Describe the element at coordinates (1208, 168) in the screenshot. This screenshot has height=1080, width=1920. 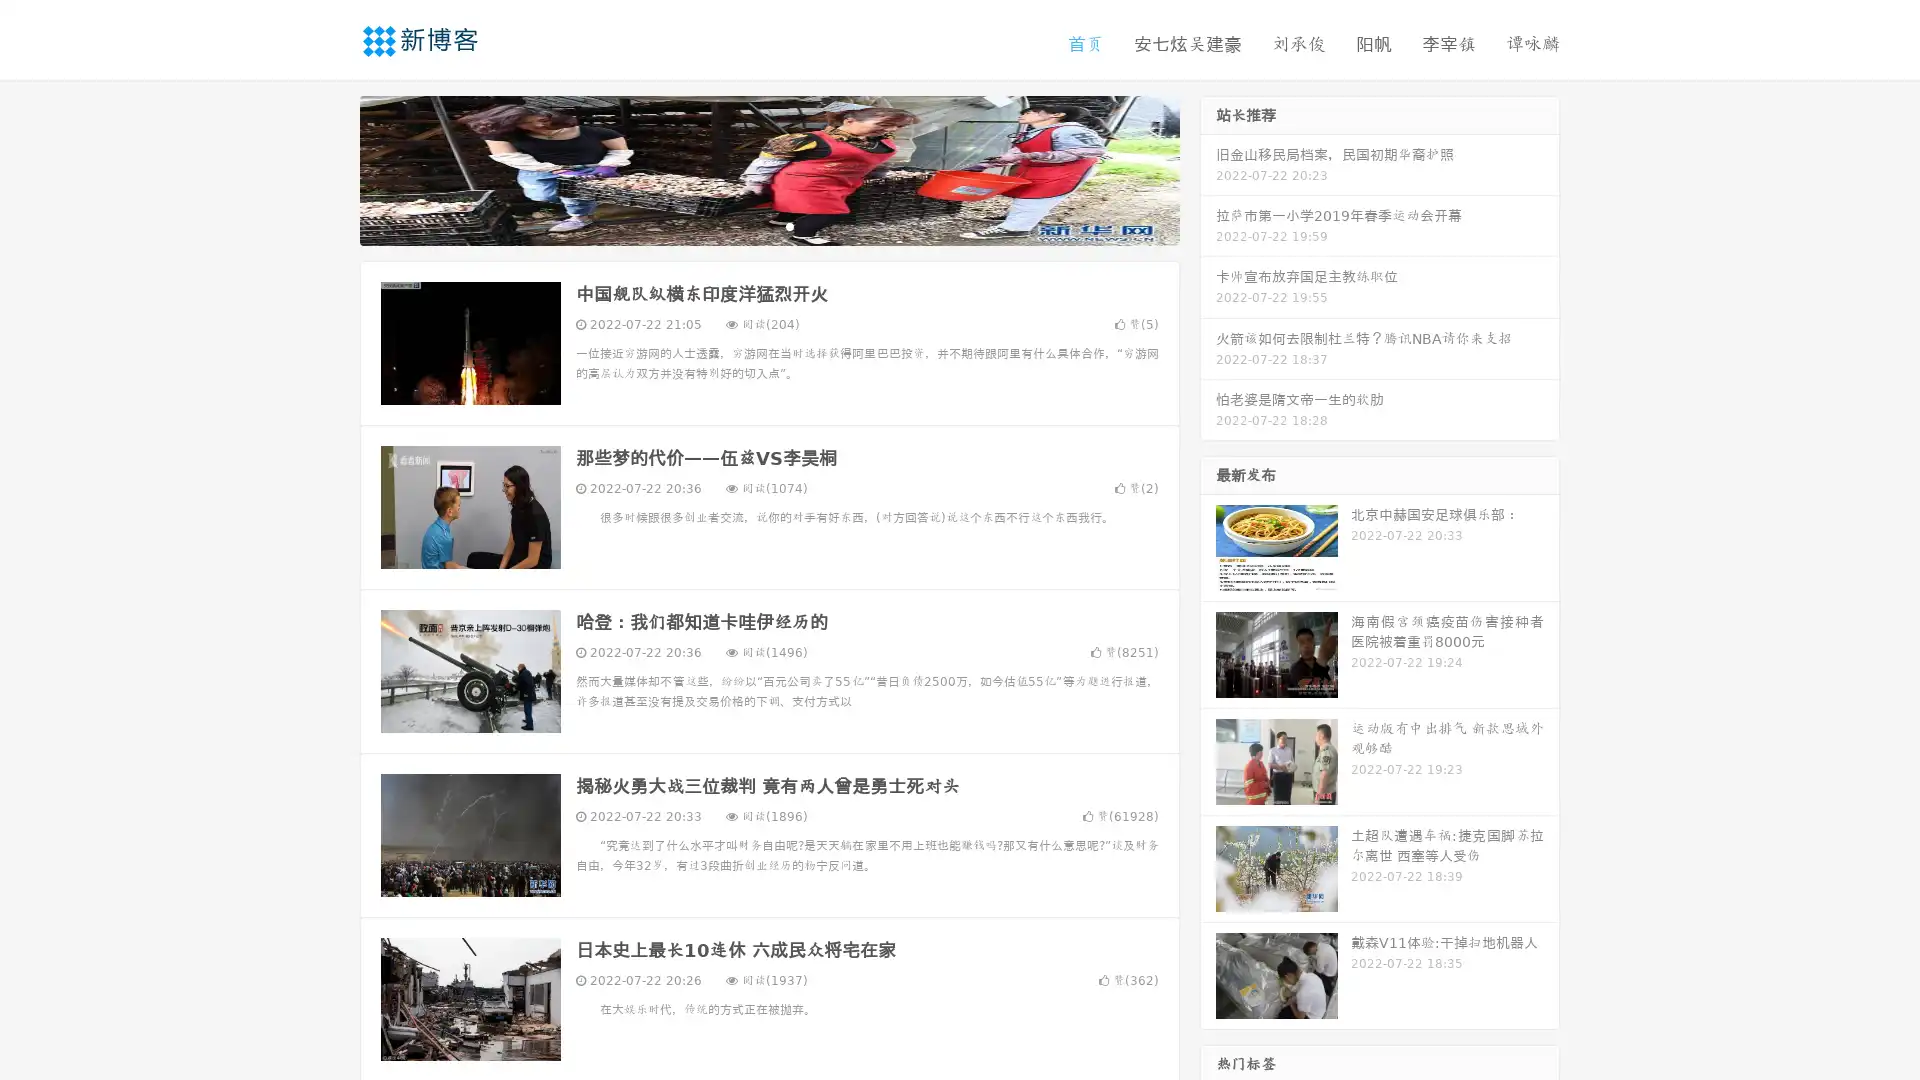
I see `Next slide` at that location.